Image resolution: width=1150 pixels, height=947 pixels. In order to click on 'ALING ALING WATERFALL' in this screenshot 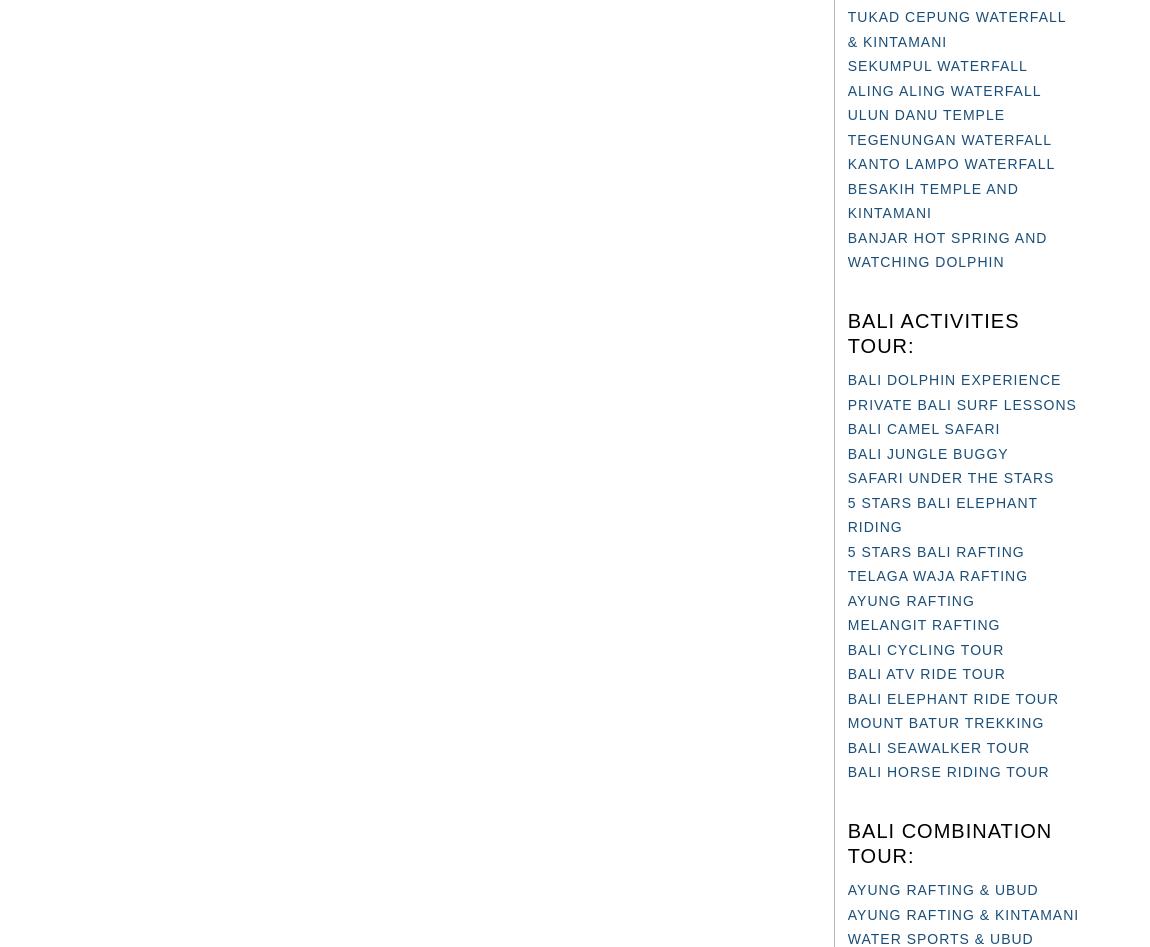, I will do `click(944, 89)`.